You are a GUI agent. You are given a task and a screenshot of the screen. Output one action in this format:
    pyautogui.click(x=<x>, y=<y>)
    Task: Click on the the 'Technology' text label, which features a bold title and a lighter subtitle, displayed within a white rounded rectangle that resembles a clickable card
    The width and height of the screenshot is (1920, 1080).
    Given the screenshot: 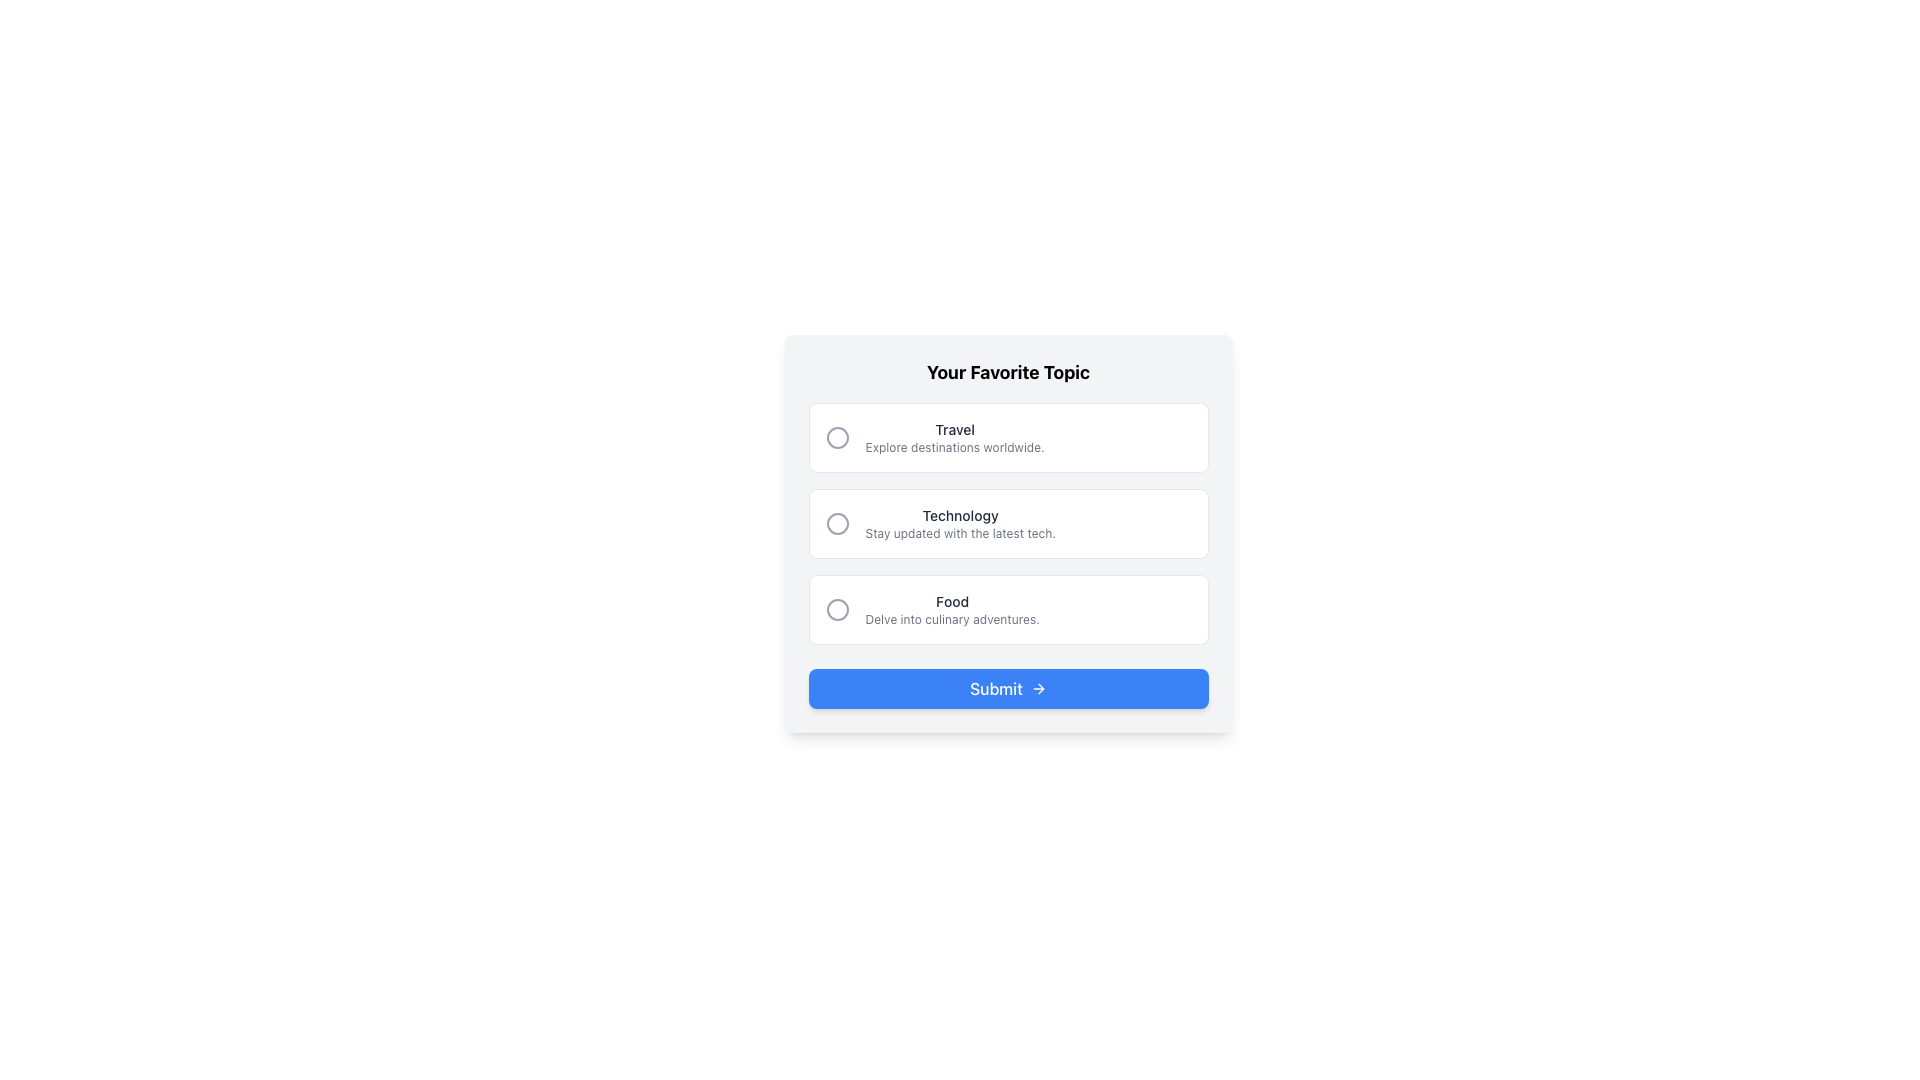 What is the action you would take?
    pyautogui.click(x=960, y=523)
    